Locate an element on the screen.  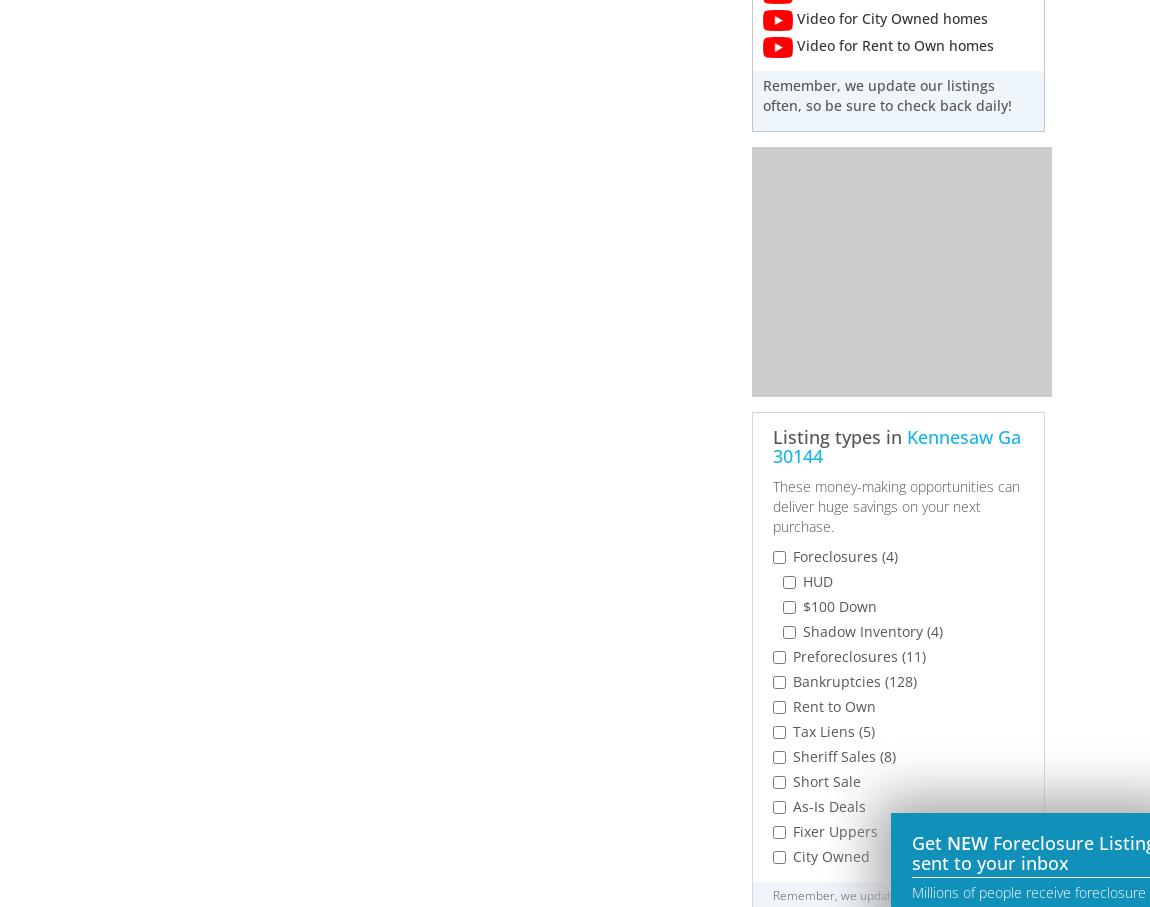
'City Owned' is located at coordinates (829, 855).